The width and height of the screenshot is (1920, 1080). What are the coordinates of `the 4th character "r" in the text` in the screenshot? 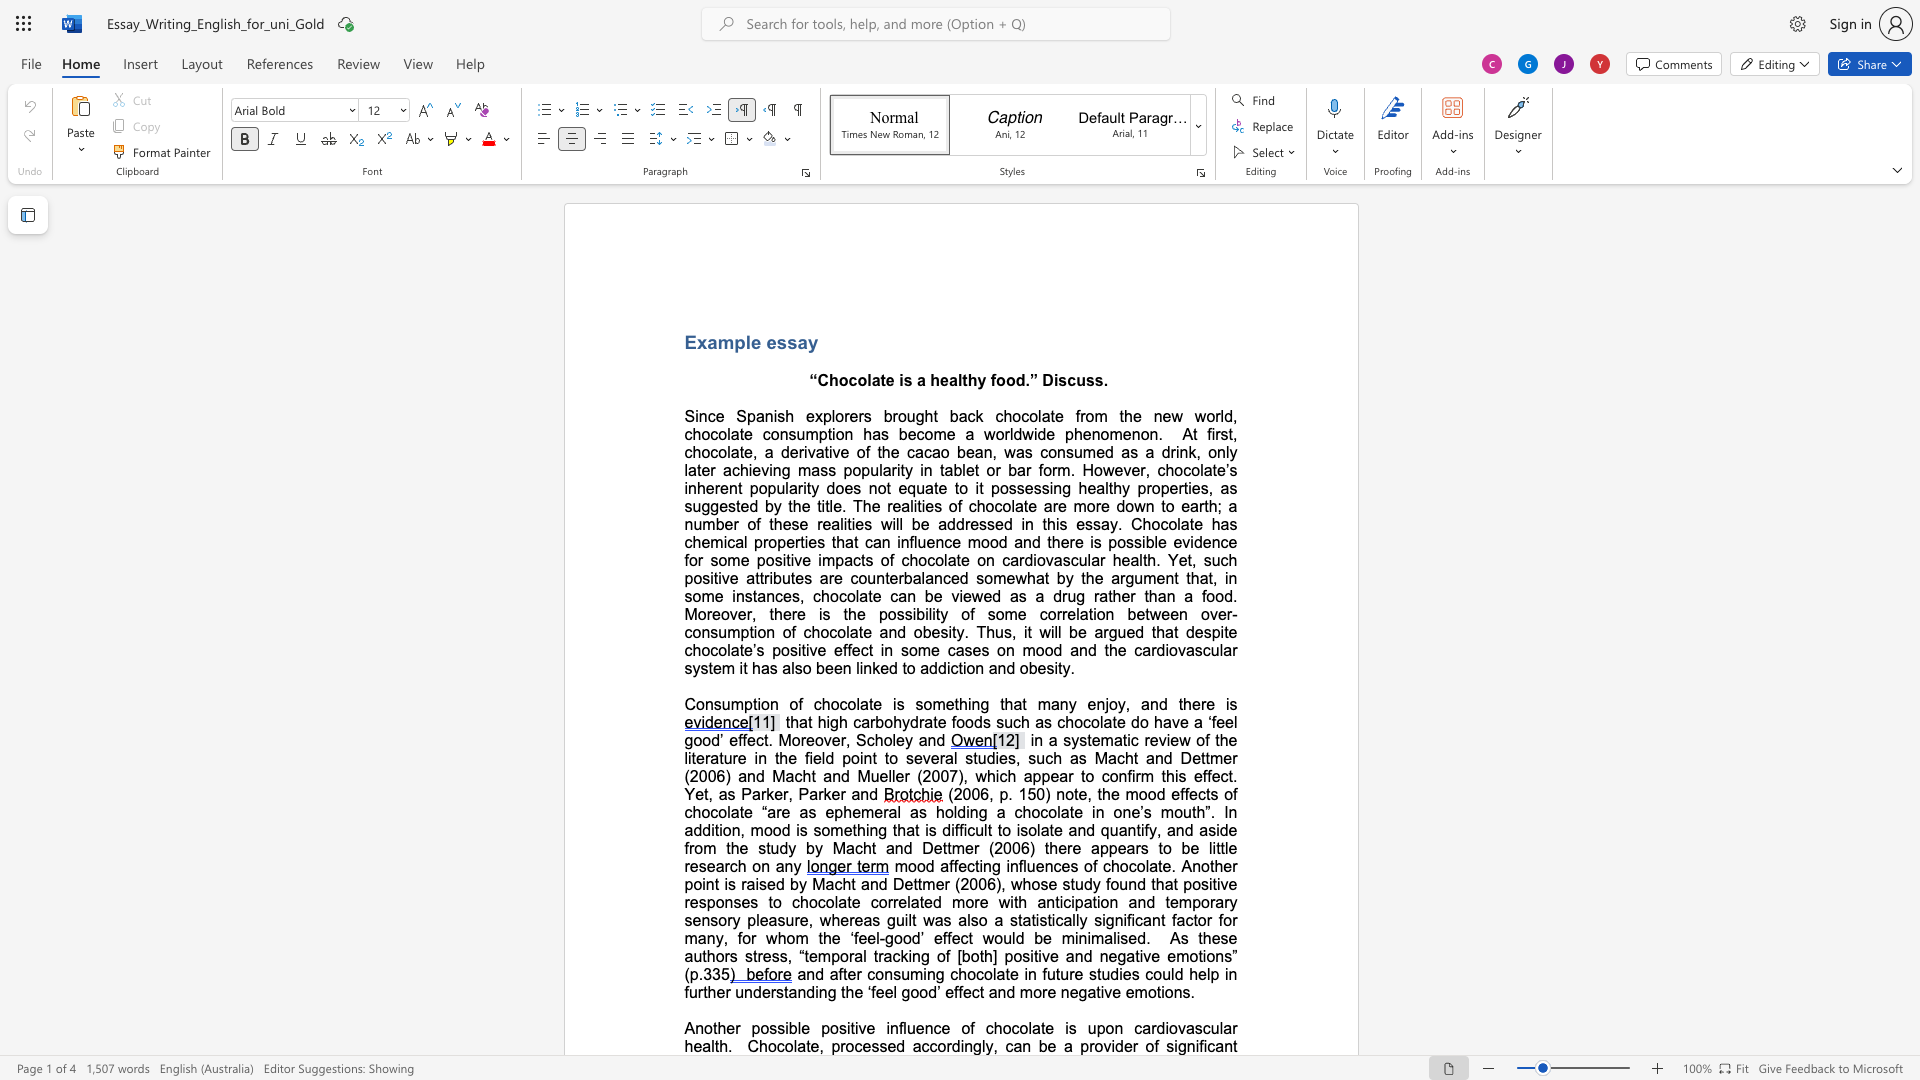 It's located at (1081, 415).